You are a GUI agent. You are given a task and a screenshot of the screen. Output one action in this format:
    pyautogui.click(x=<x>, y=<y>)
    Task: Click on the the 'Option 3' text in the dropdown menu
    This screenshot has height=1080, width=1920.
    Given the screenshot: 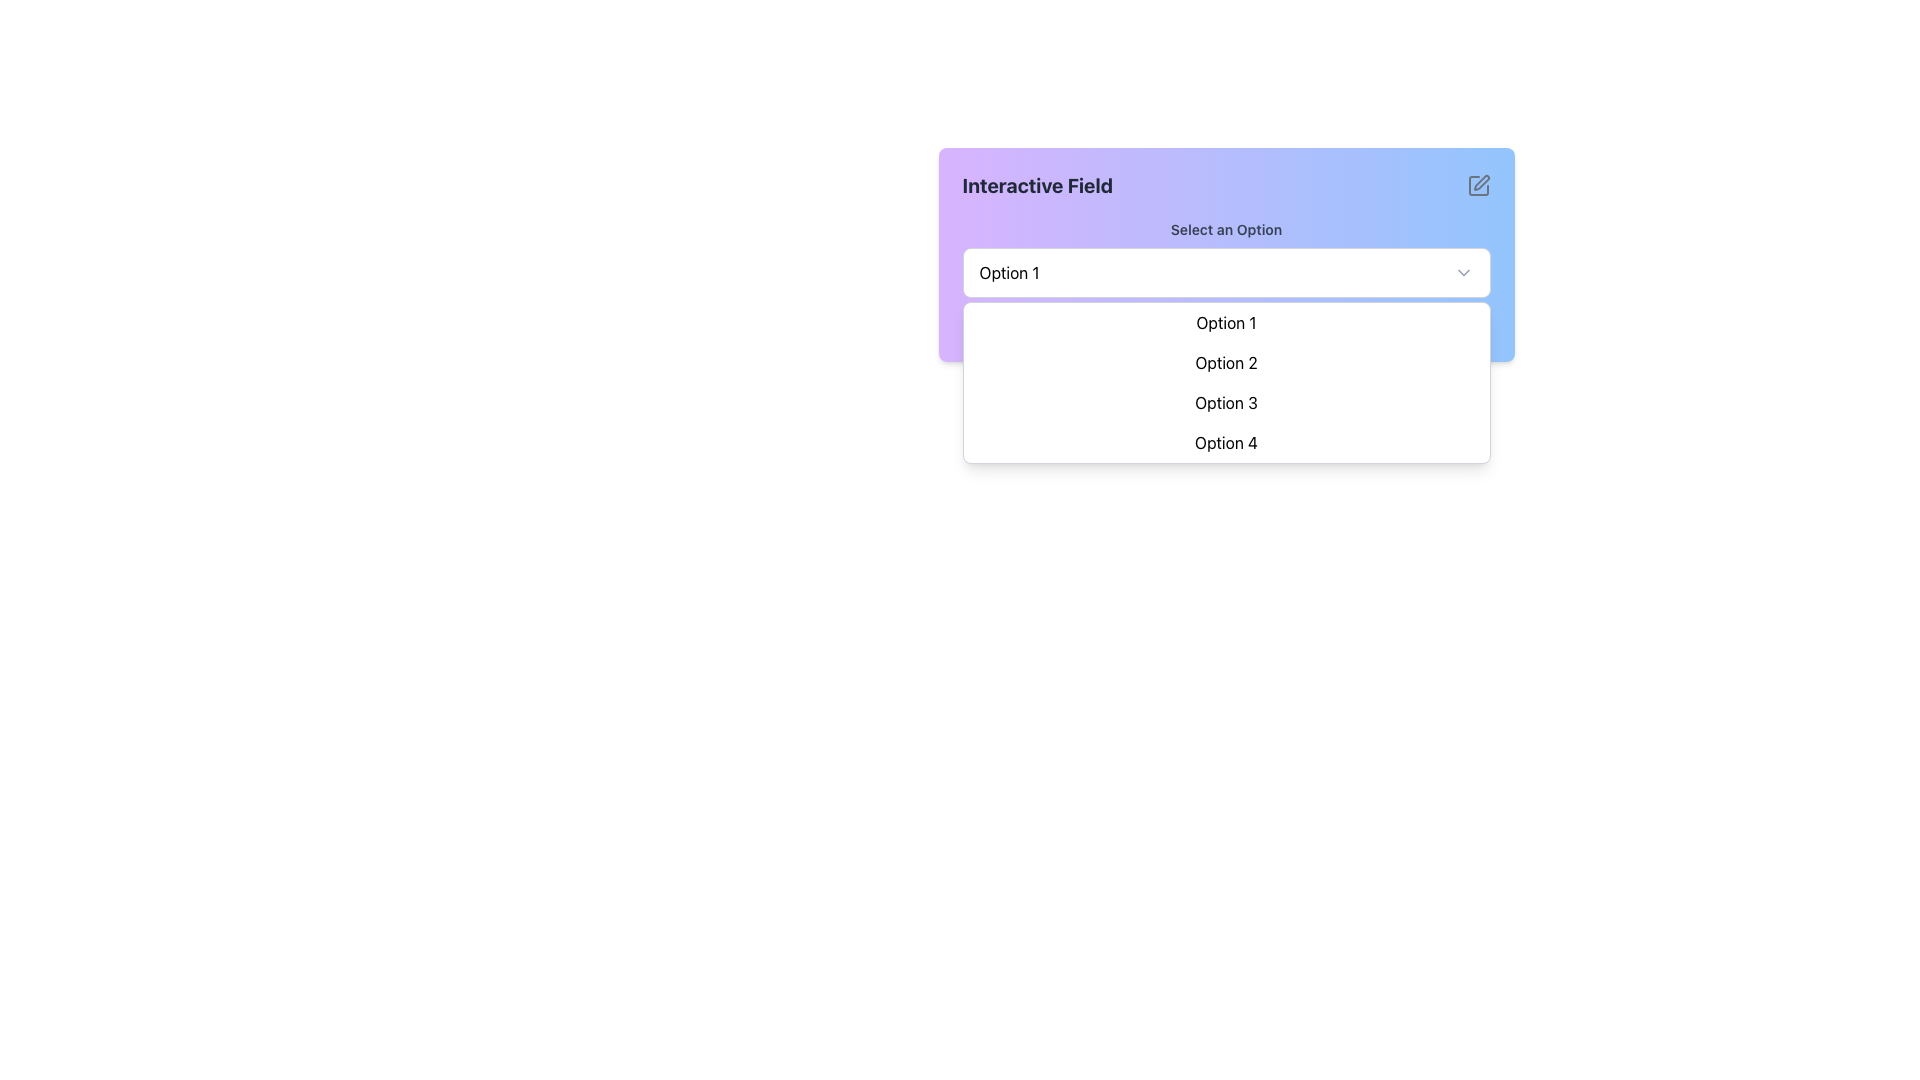 What is the action you would take?
    pyautogui.click(x=1225, y=402)
    